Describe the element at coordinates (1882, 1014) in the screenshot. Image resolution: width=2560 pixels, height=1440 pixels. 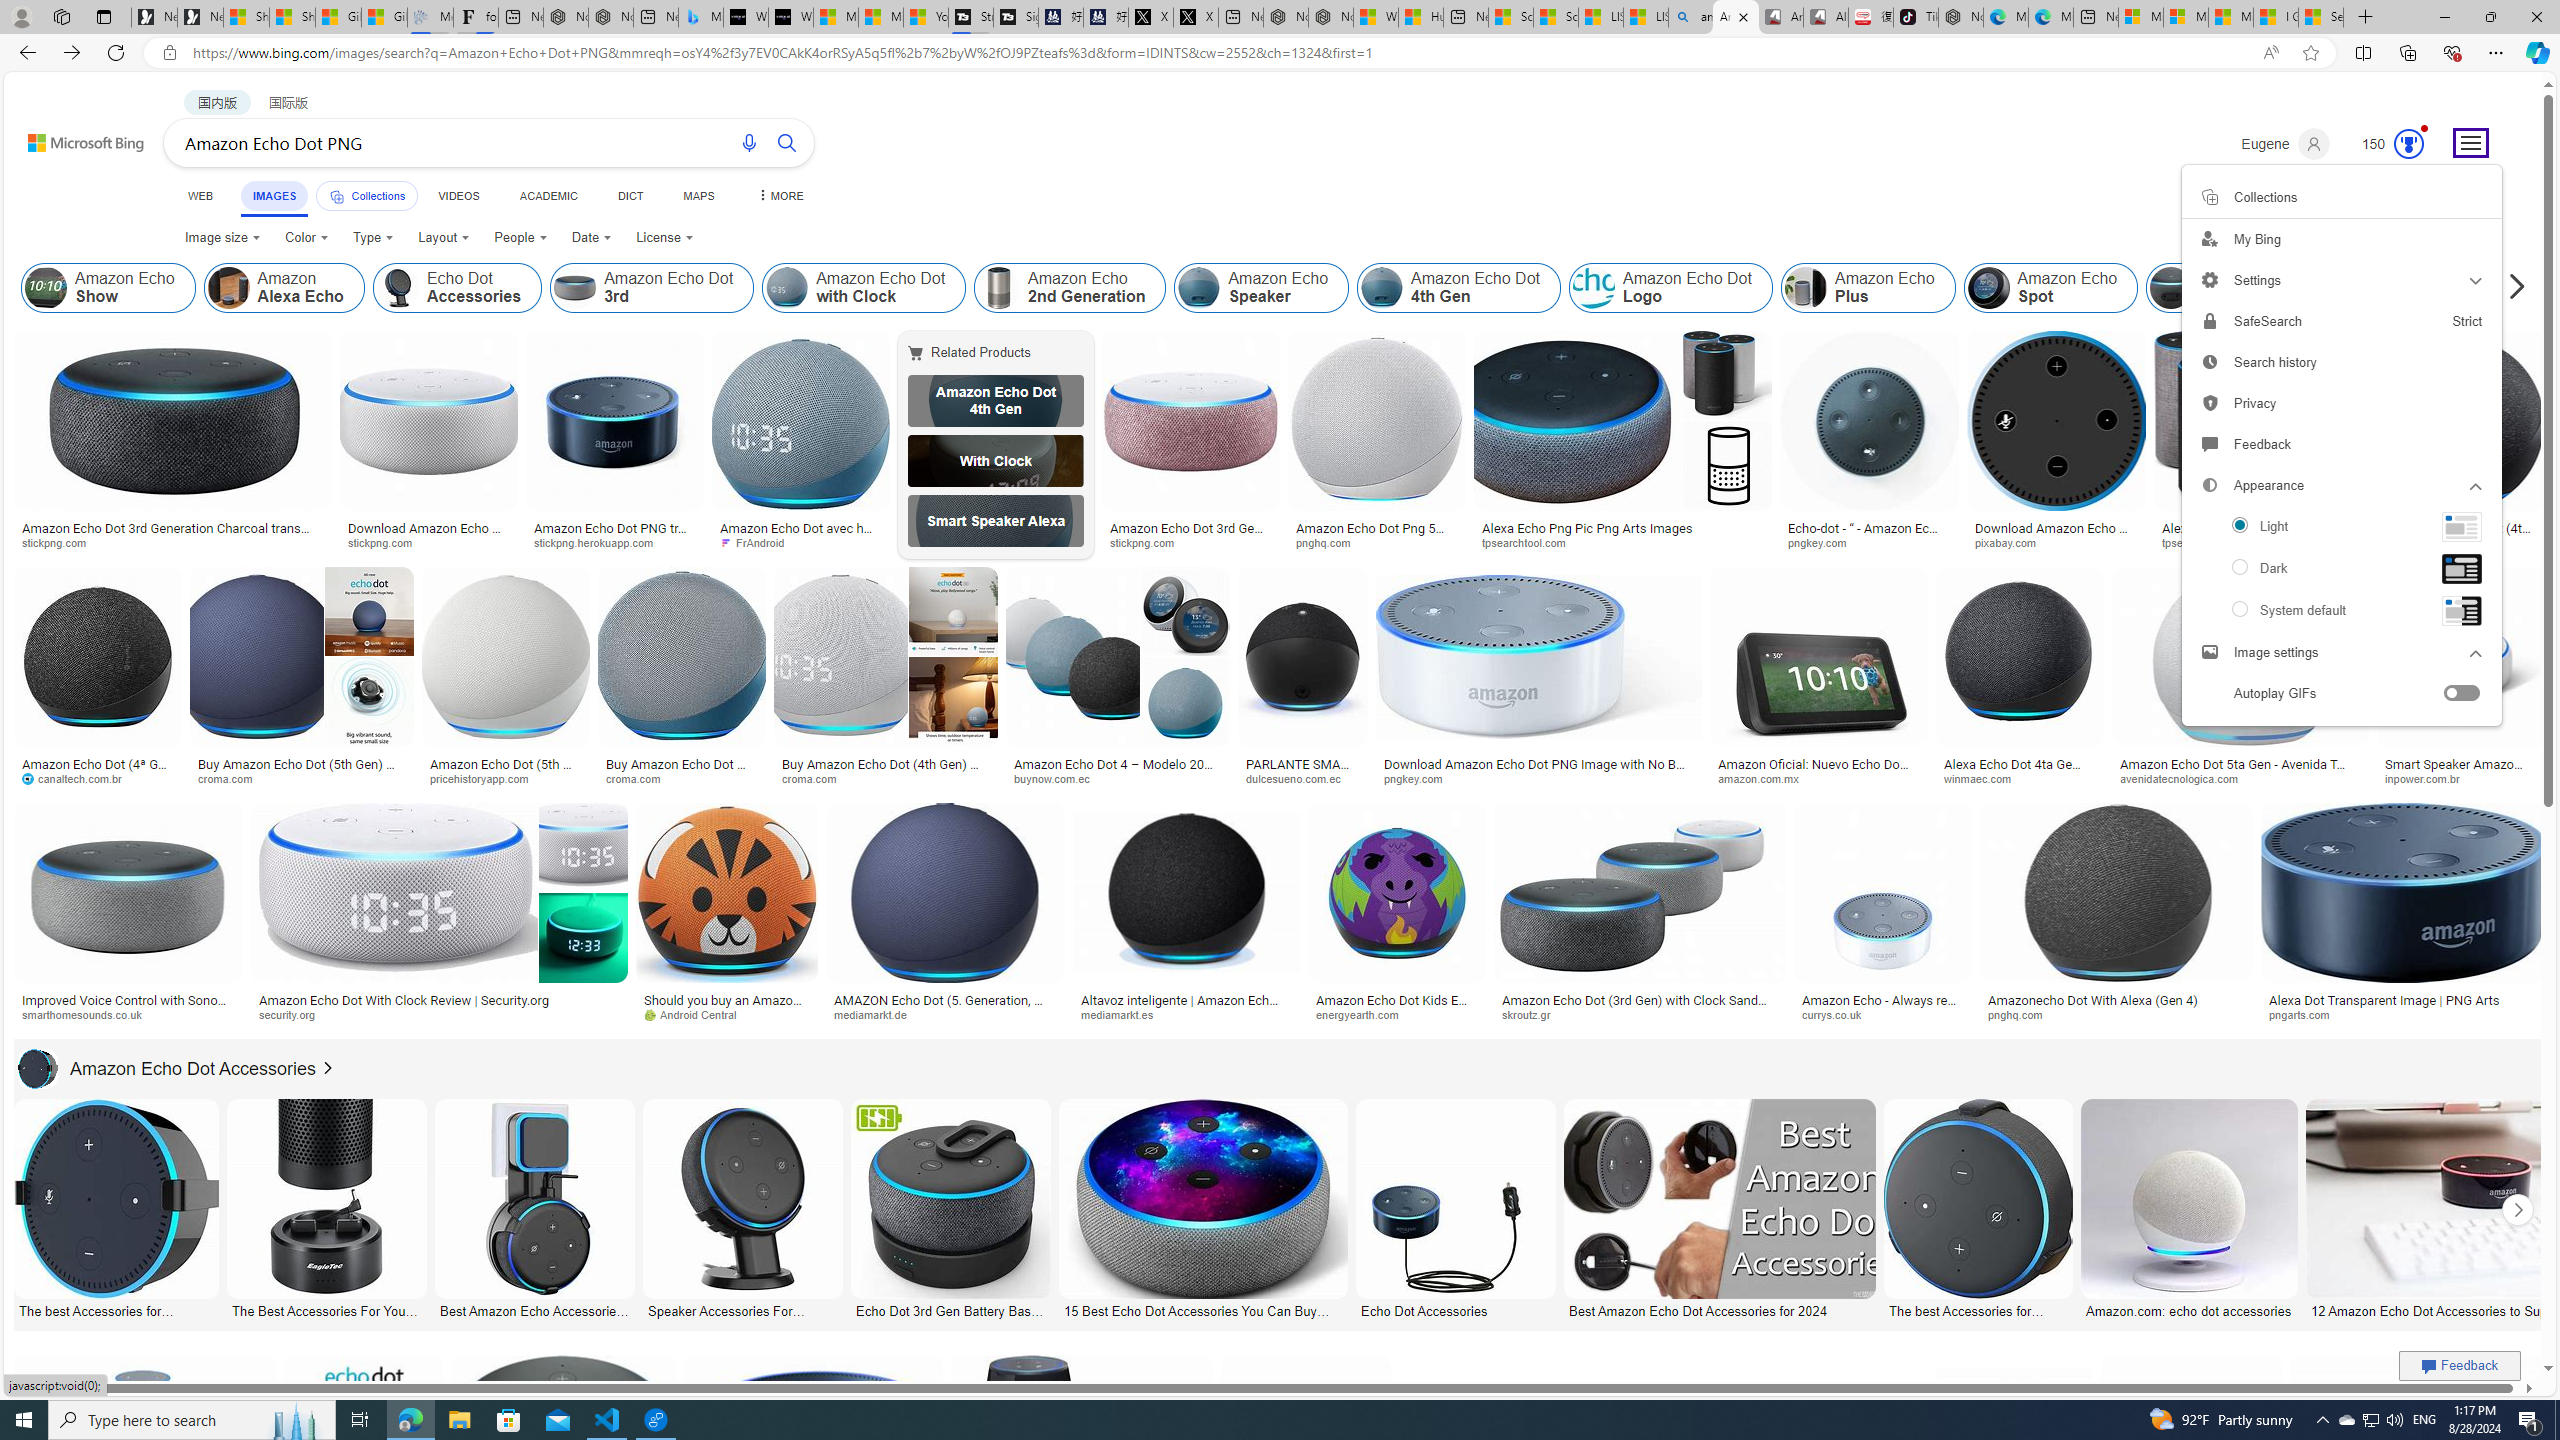
I see `'currys.co.uk'` at that location.